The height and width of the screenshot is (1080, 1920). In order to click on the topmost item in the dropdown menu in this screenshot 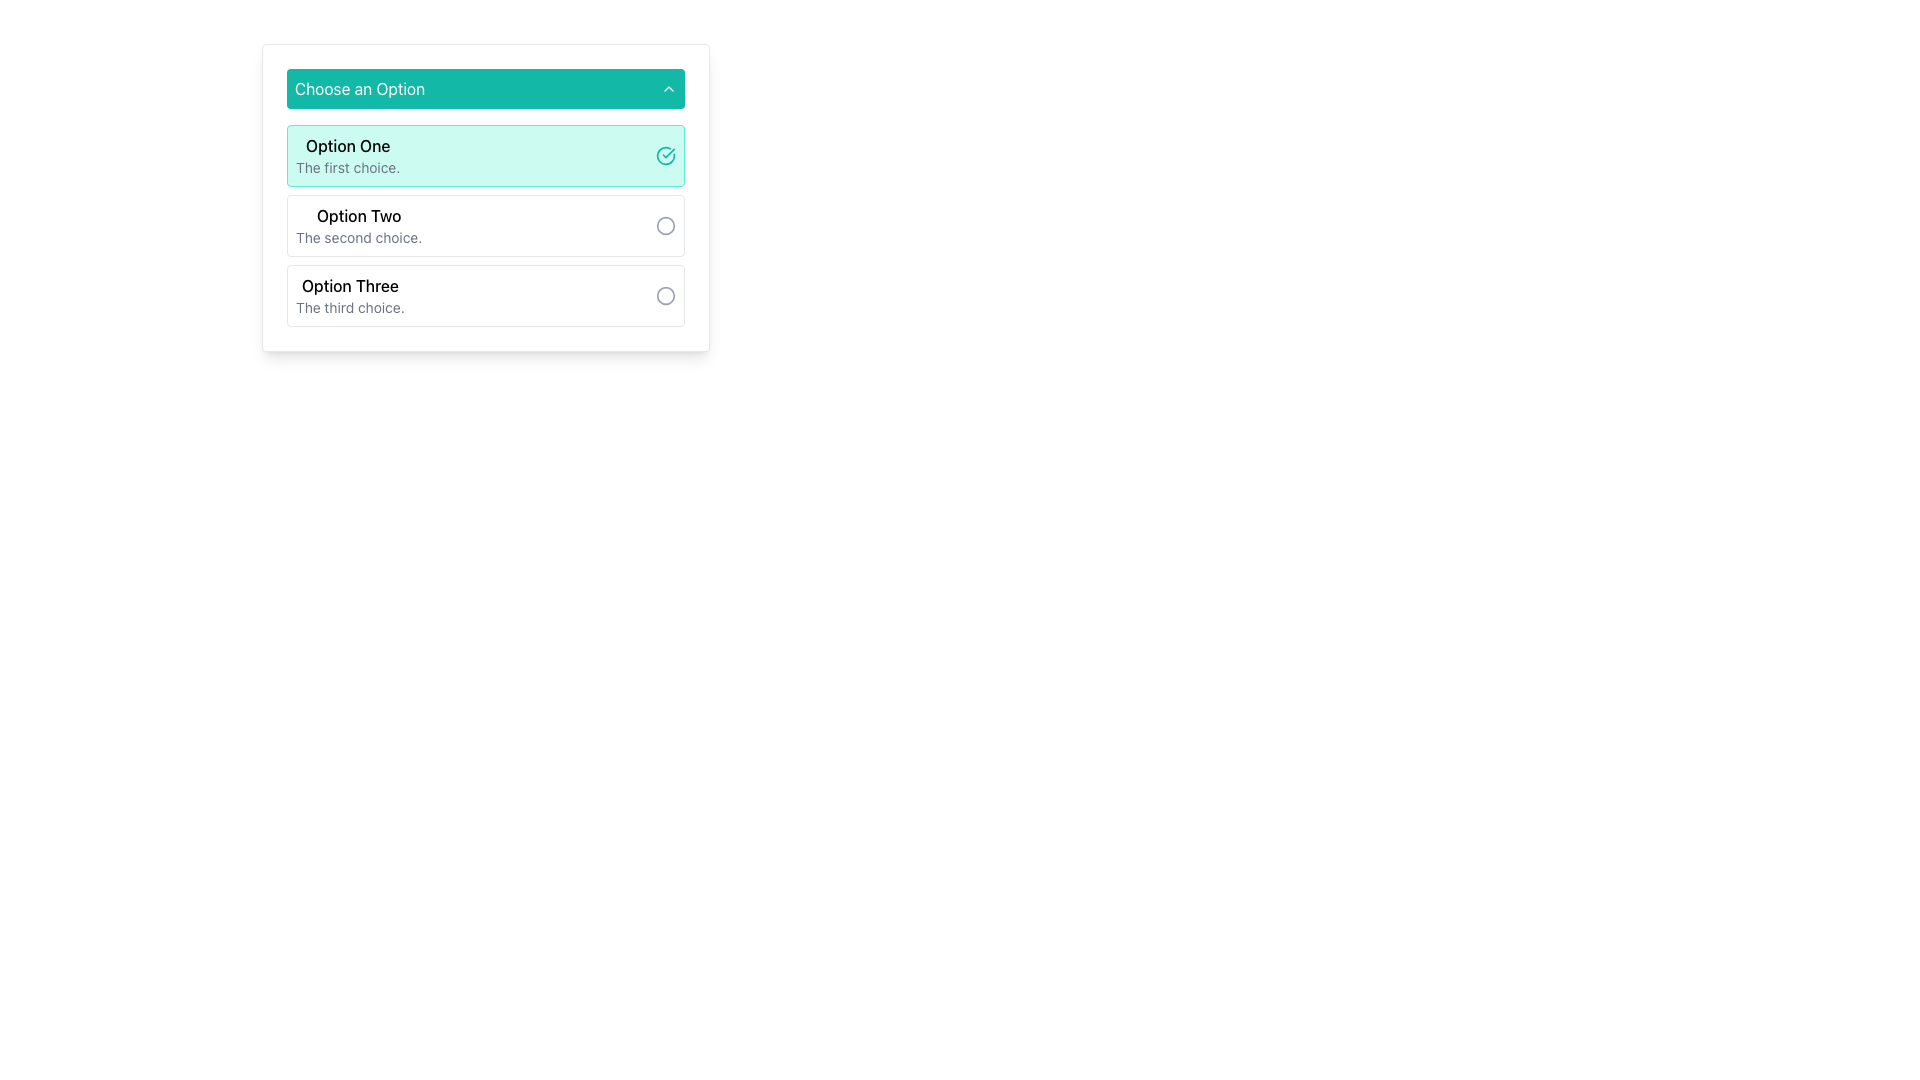, I will do `click(347, 154)`.